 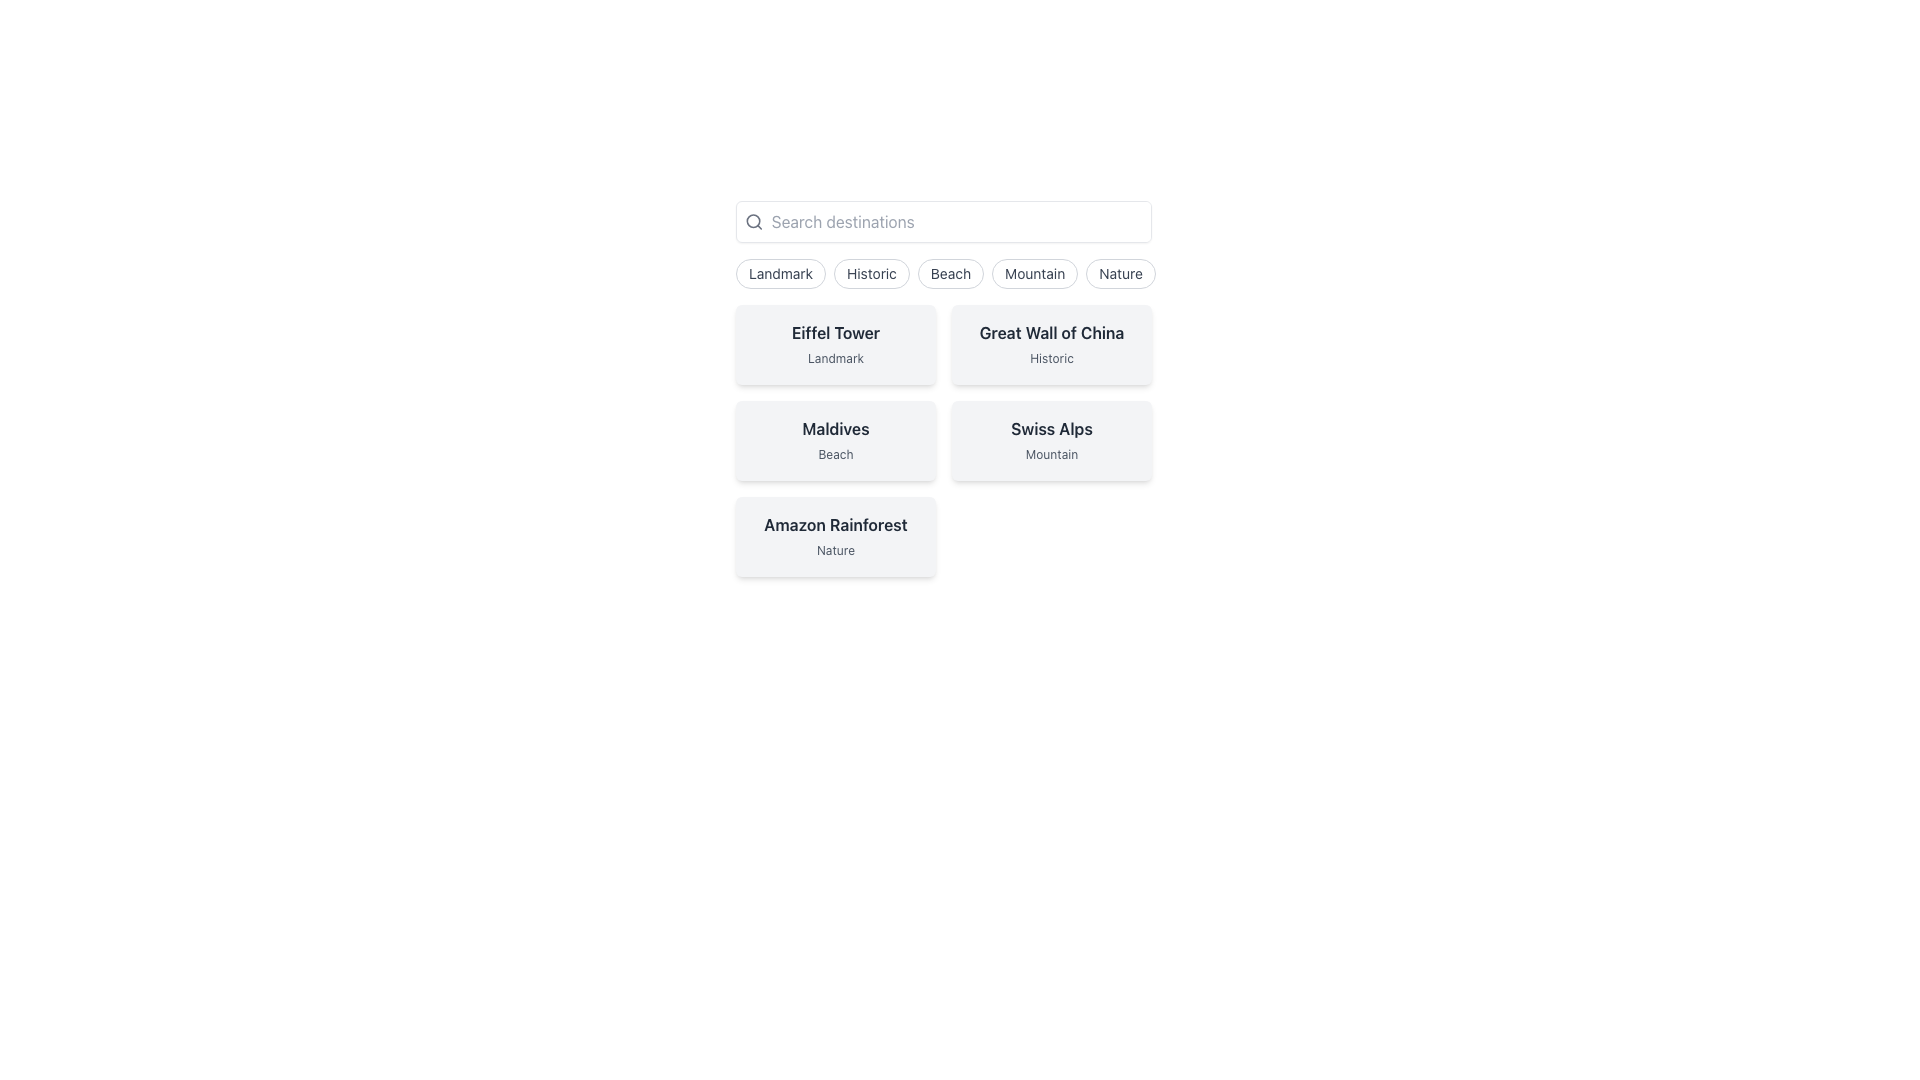 I want to click on small text label that reads 'Nature' in light gray color, positioned below the bold 'Amazon Rainforest' text, so click(x=835, y=550).